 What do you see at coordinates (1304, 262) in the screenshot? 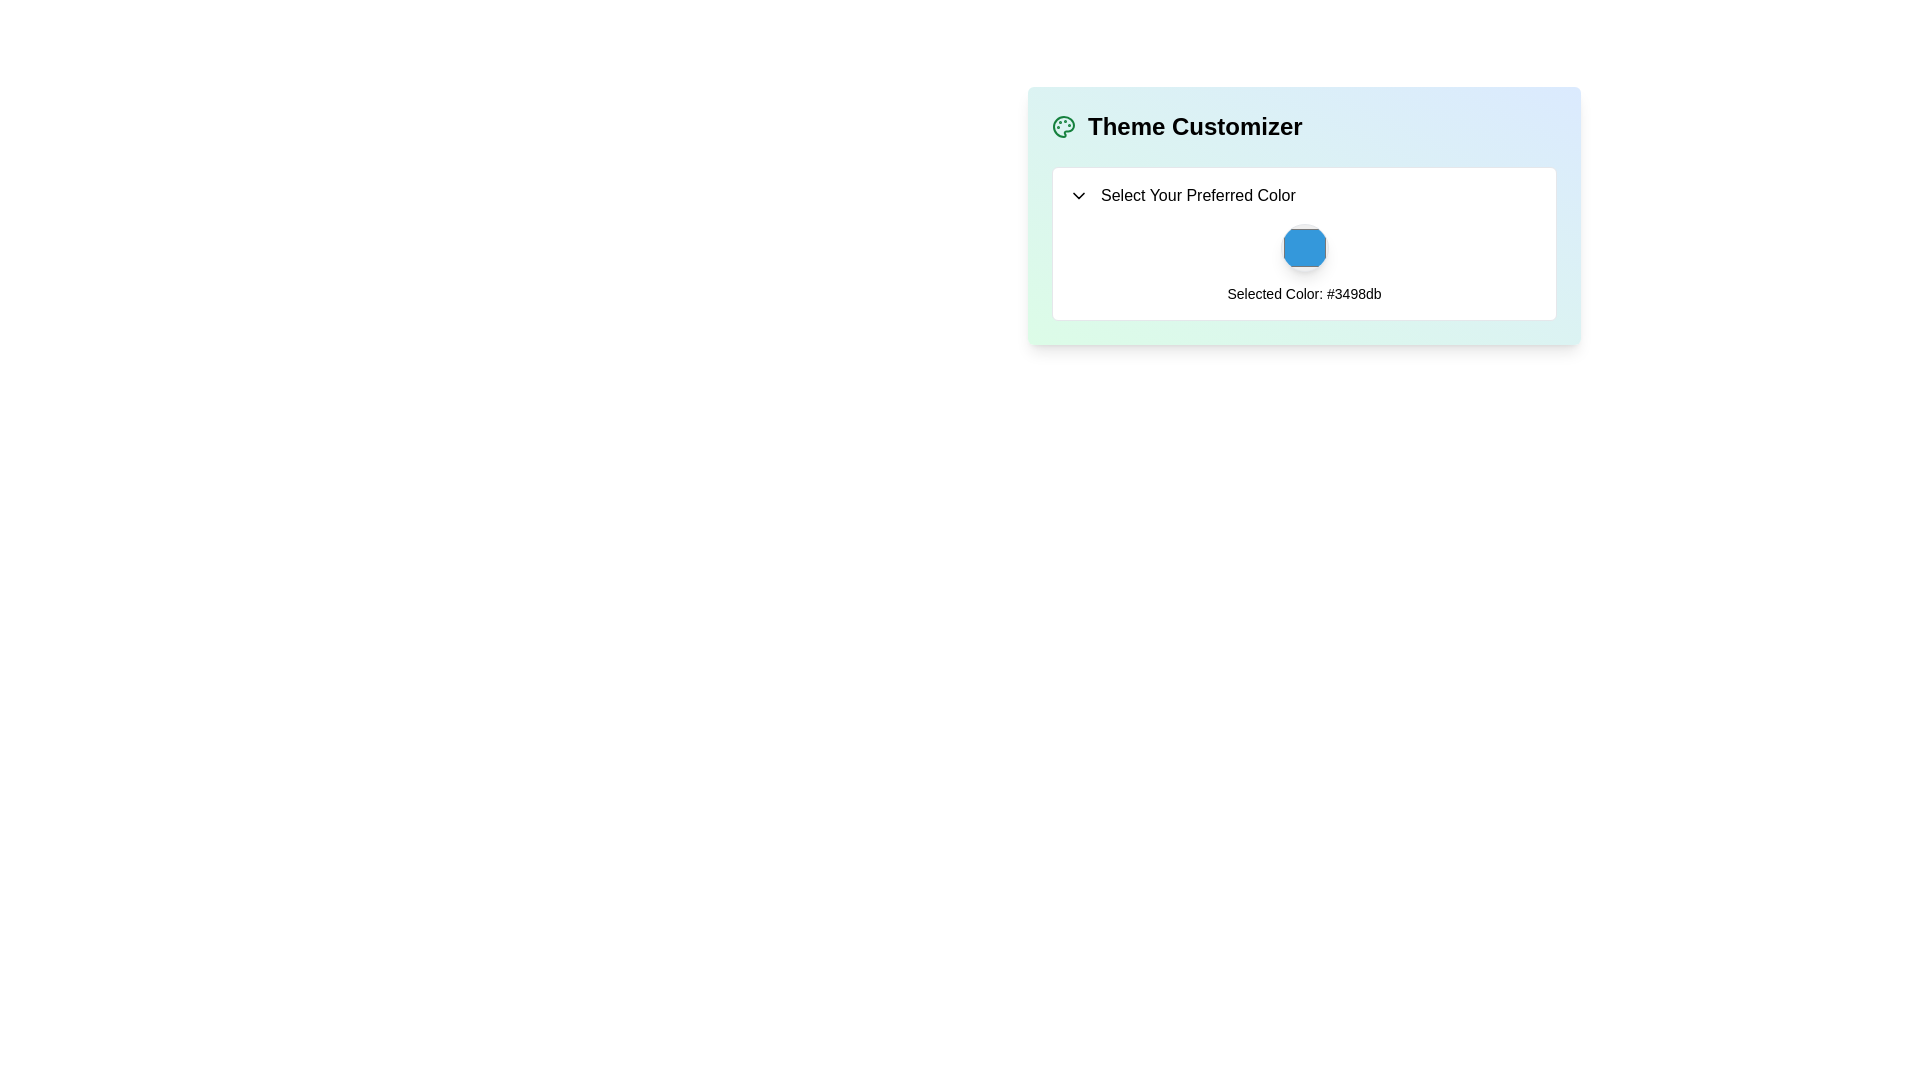
I see `the Color Display Icon within the Theme Customizer card that represents the currently selected color` at bounding box center [1304, 262].